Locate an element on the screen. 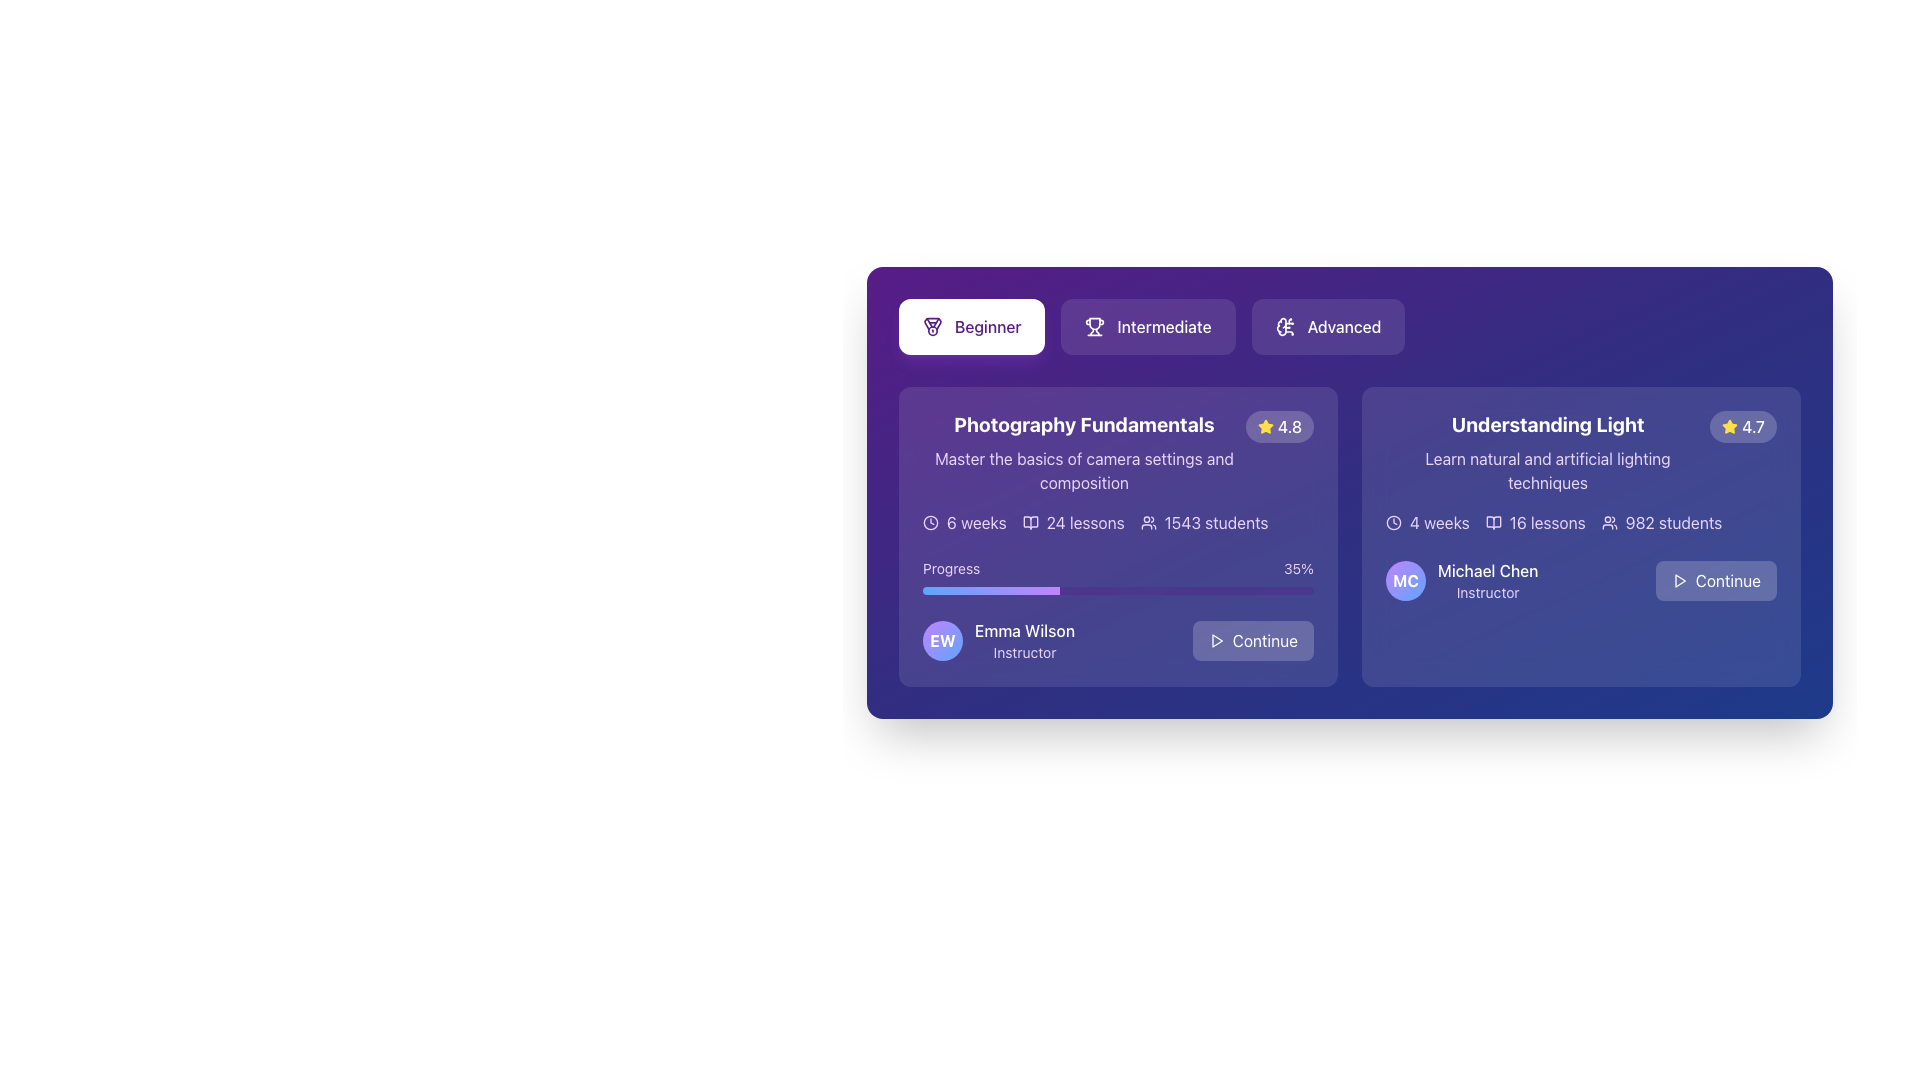 The width and height of the screenshot is (1920, 1080). the small clock icon with a circular outline and hands, rendered in a light purple color, located within the course box for 'Understanding Light', positioned to the left of the text '4 weeks' is located at coordinates (1392, 522).